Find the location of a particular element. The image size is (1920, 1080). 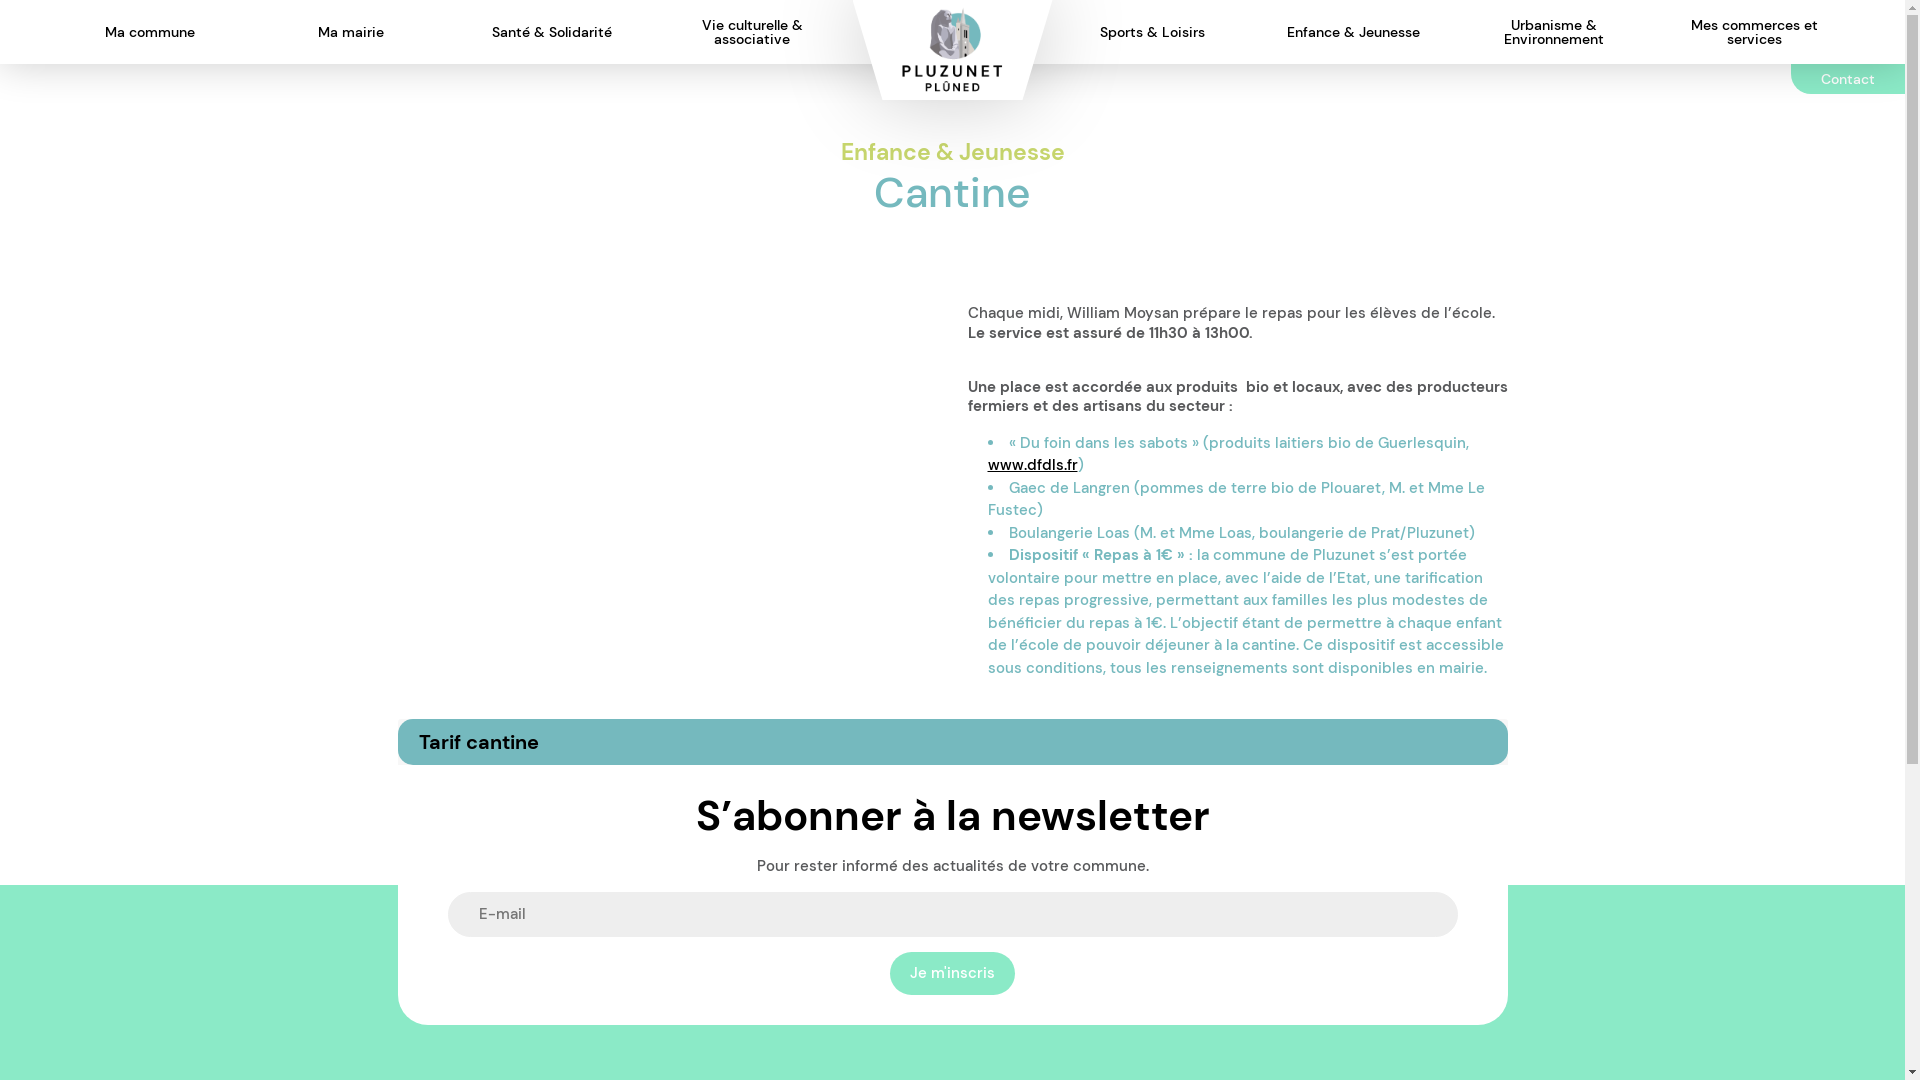

'Sports & Loisirs' is located at coordinates (1079, 31).